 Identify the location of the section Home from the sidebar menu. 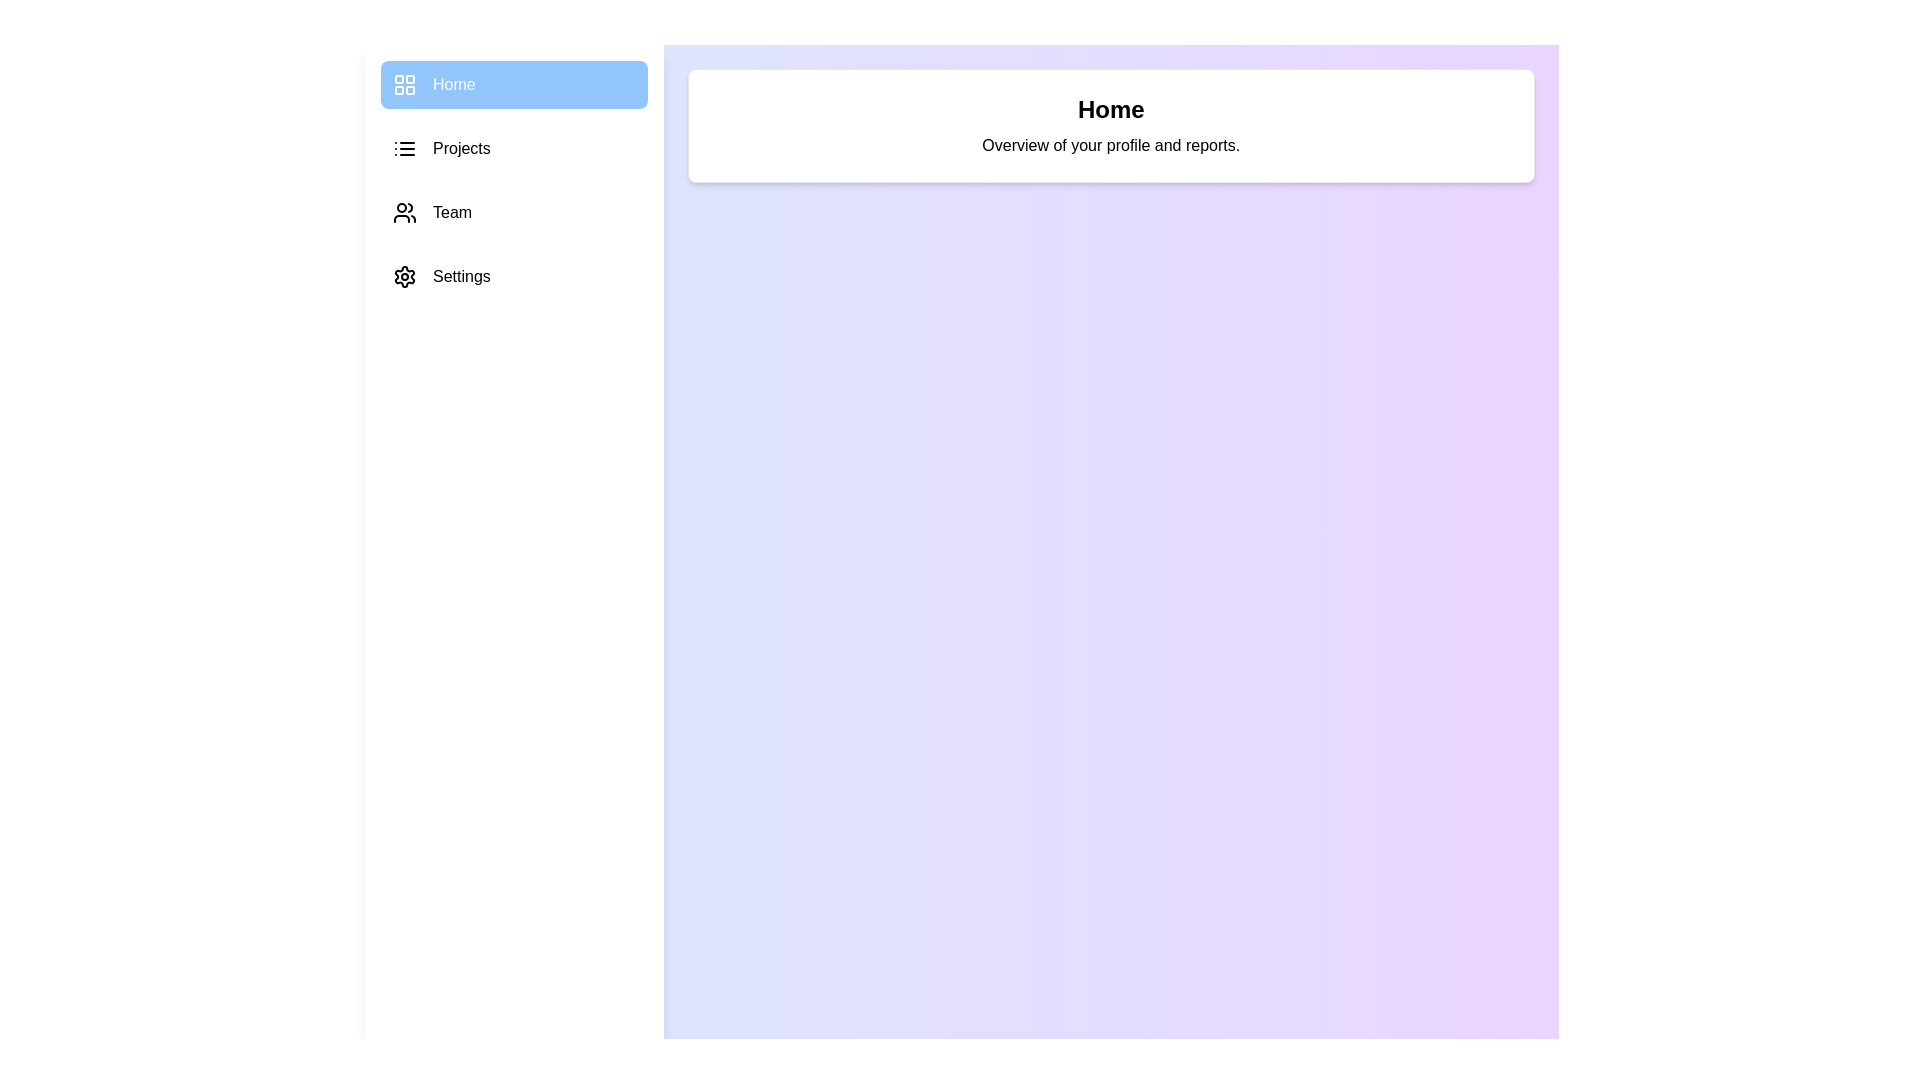
(514, 83).